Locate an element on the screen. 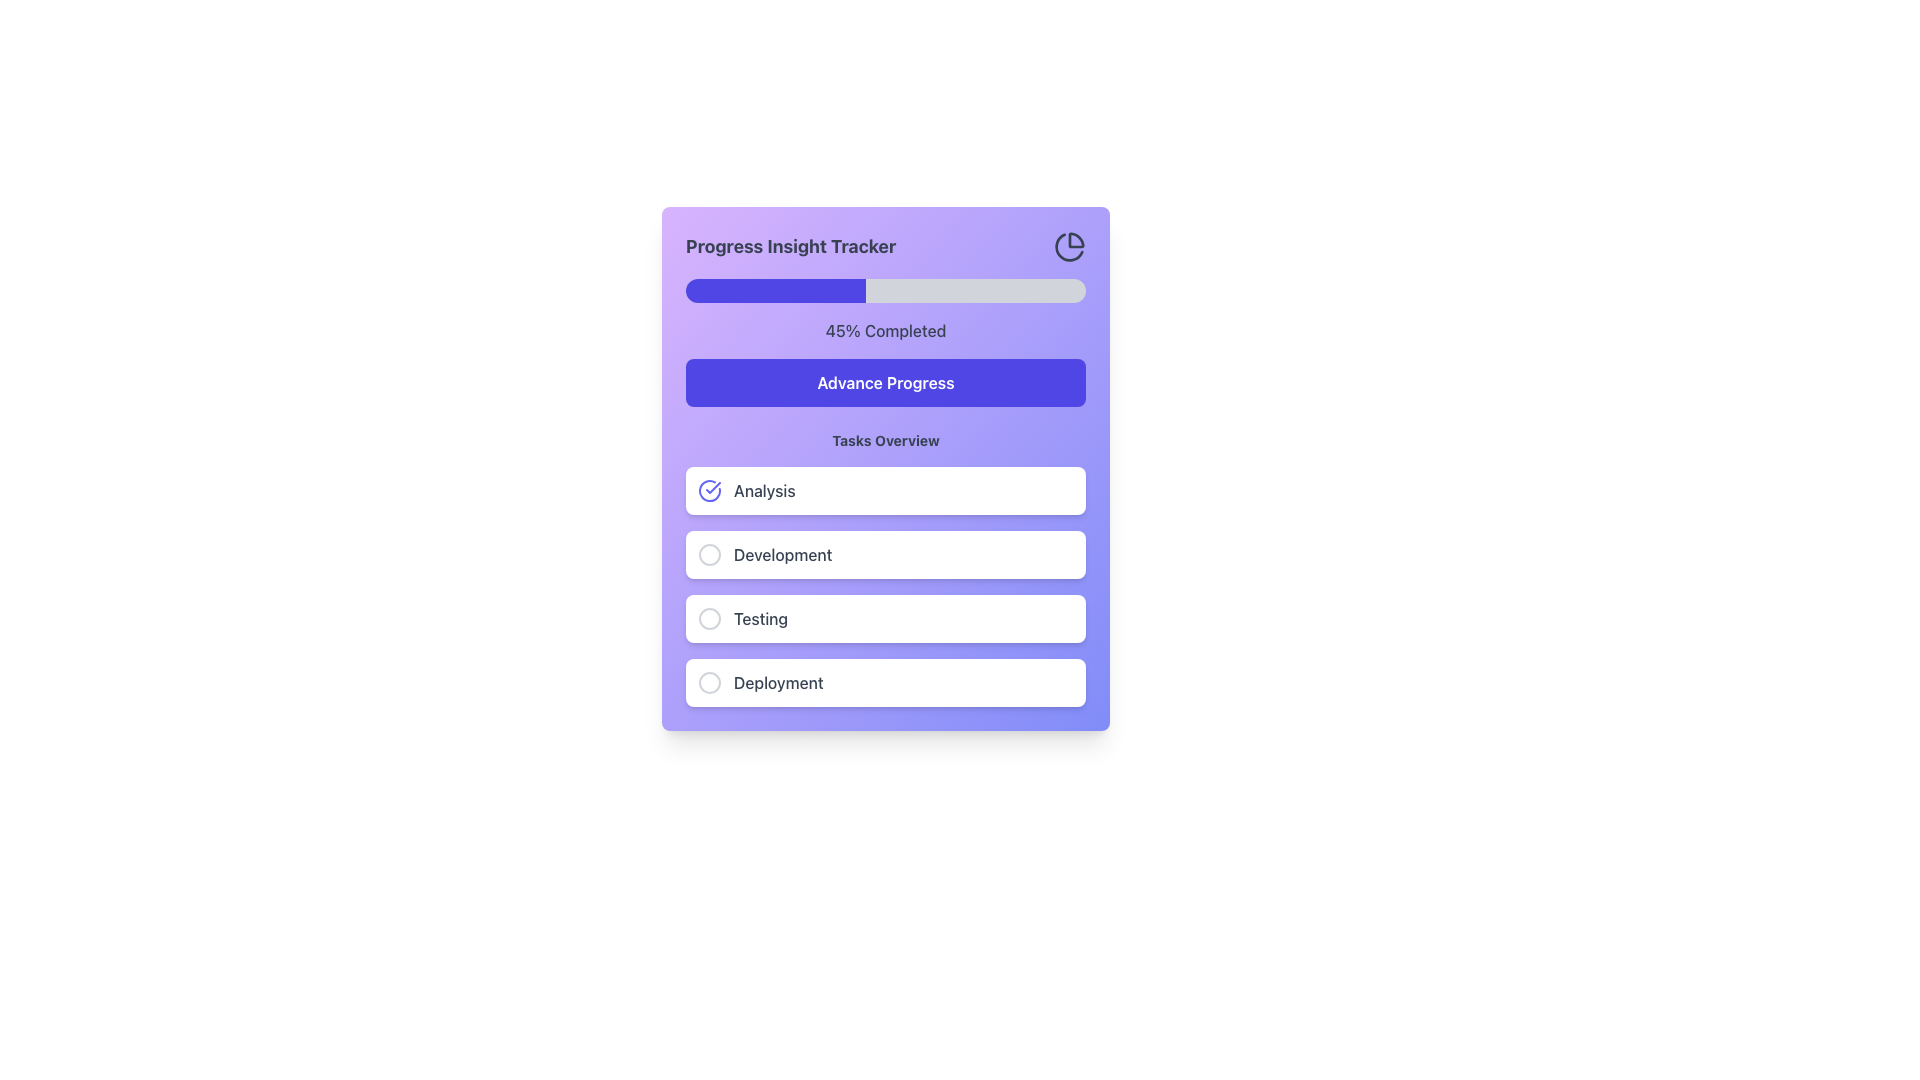 The width and height of the screenshot is (1920, 1080). the text label displaying 'Analysis', which is located next to a blue circular checkmark icon within a white rectangular area in the 'Tasks Overview.' is located at coordinates (763, 490).